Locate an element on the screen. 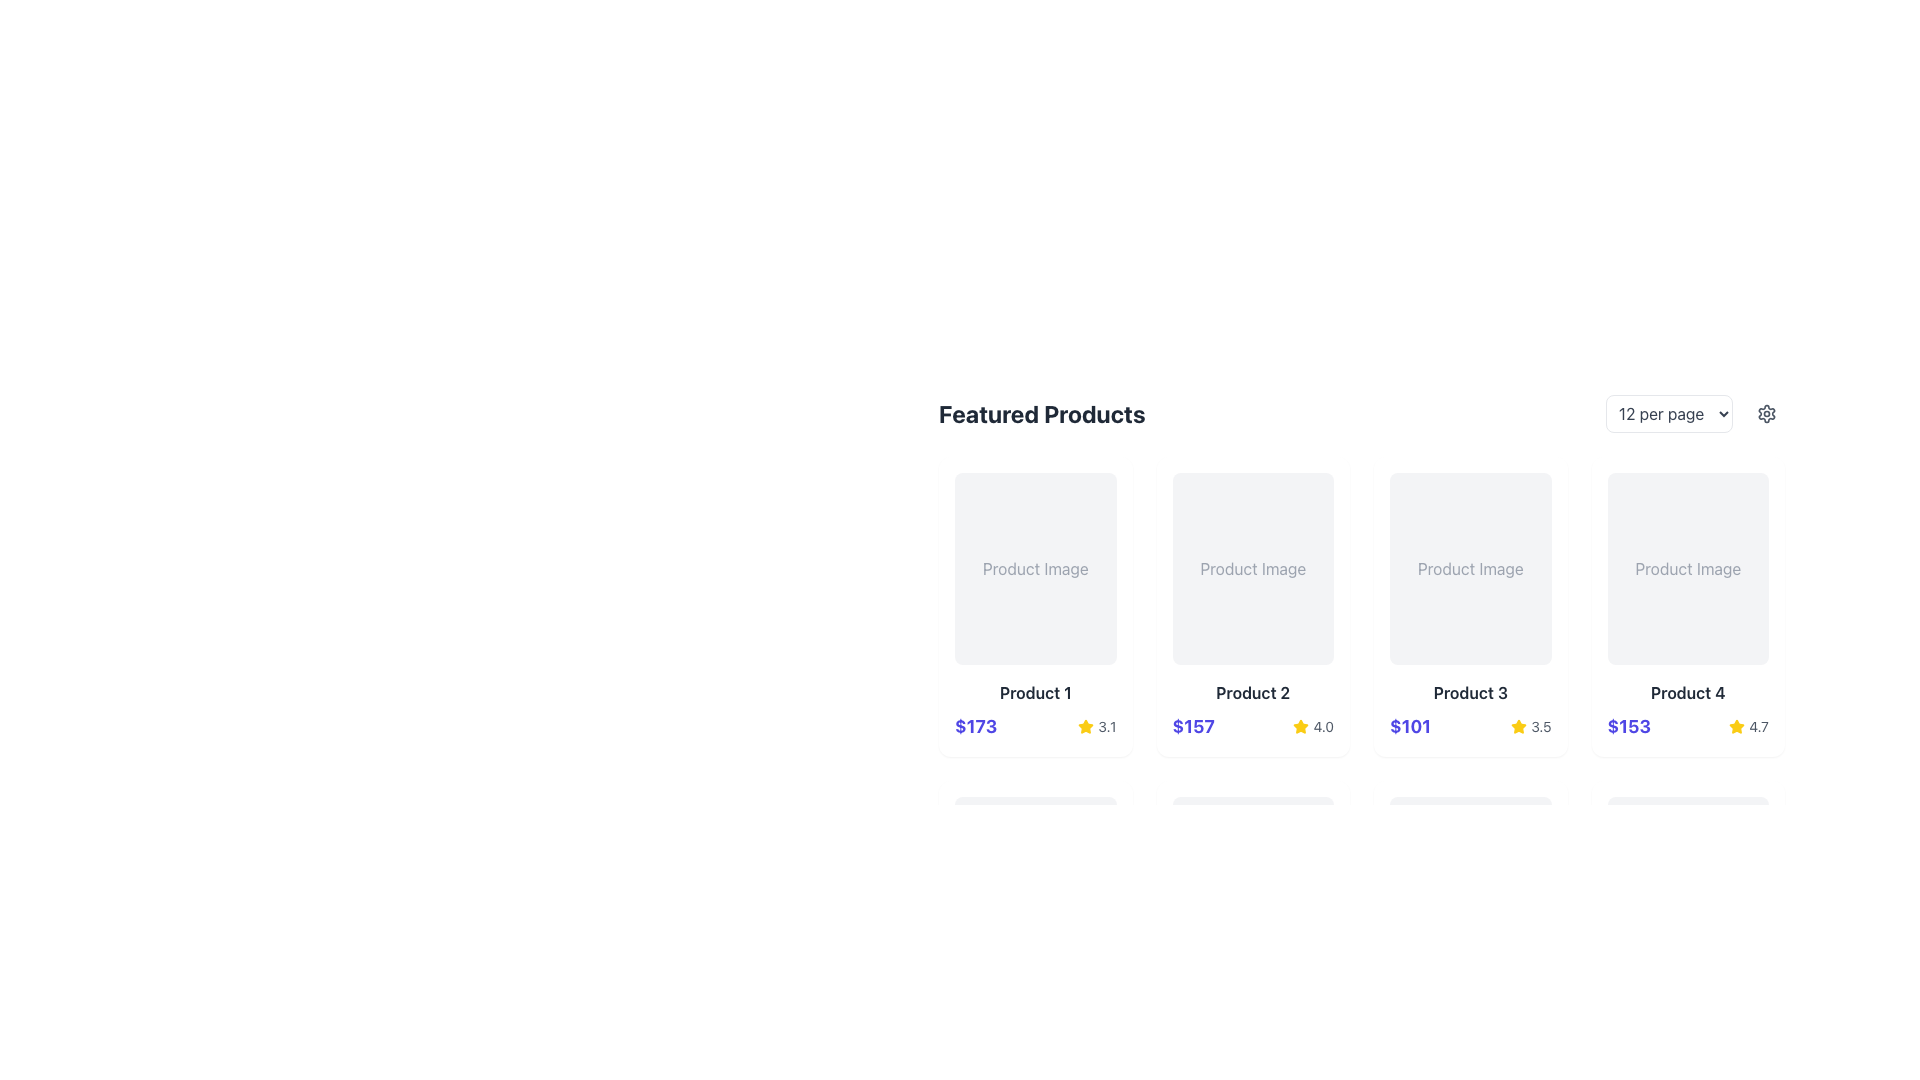 The width and height of the screenshot is (1920, 1080). the static text label displaying the price of Product 2, which is located directly beneath the Product Image placeholder in the featured products section is located at coordinates (1193, 726).